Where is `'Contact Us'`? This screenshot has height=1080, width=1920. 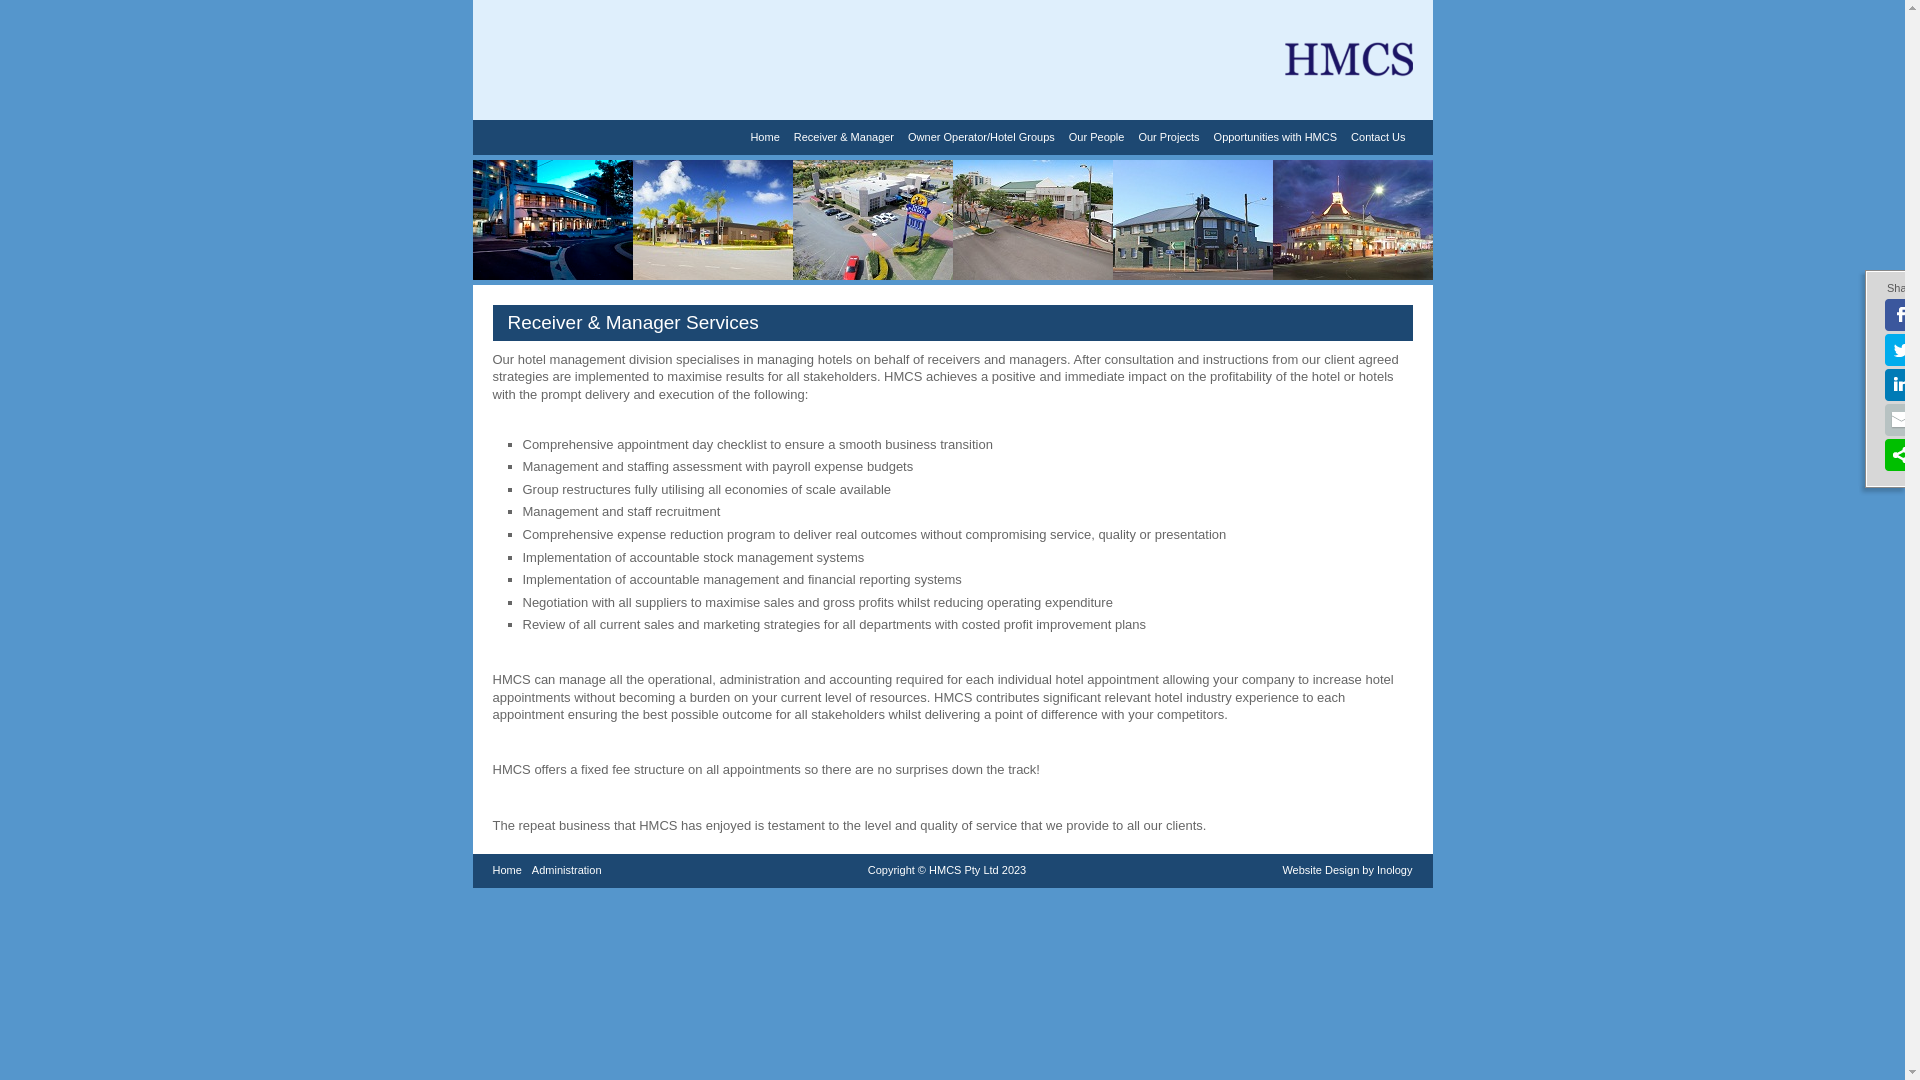
'Contact Us' is located at coordinates (1376, 136).